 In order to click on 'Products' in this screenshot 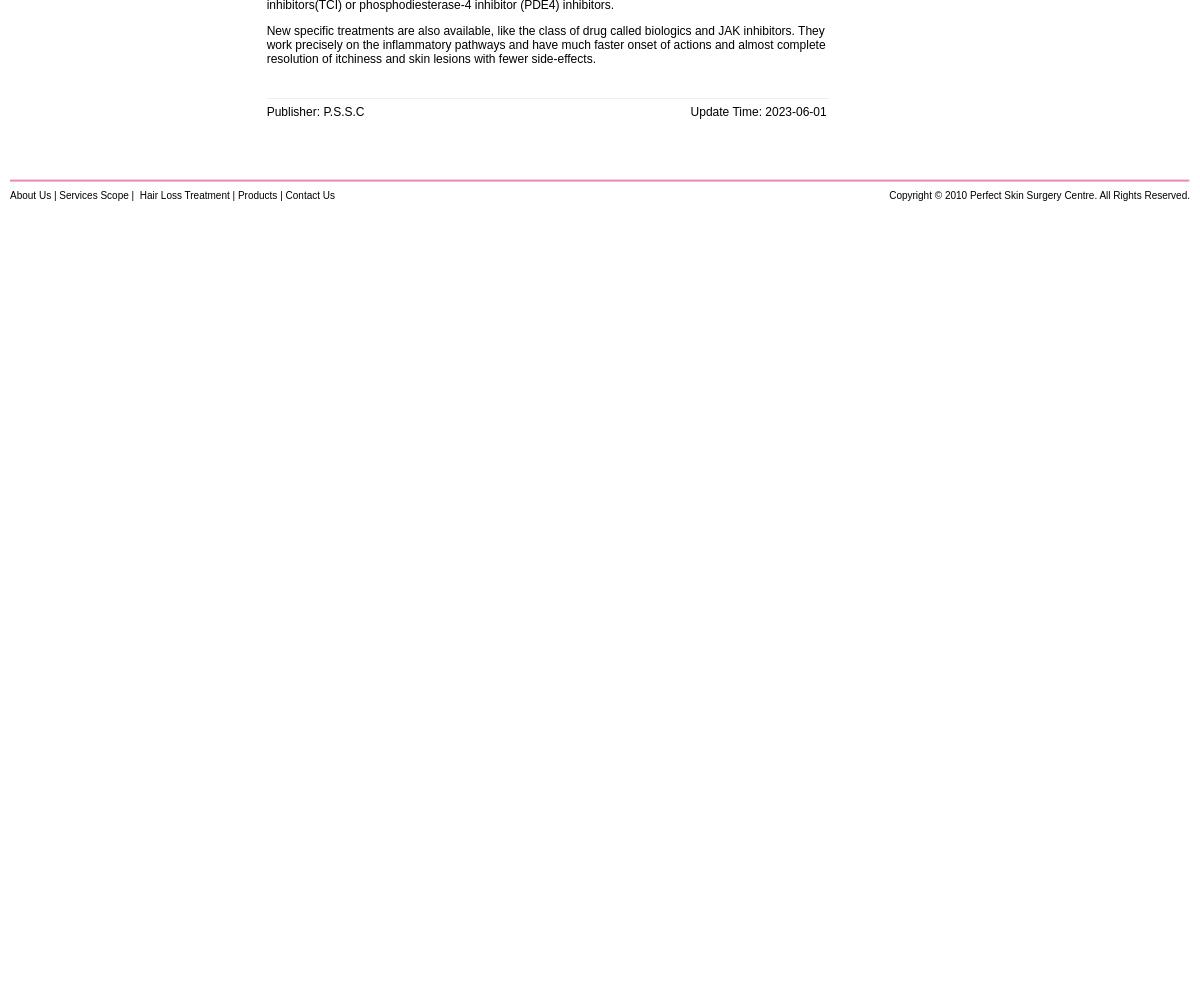, I will do `click(236, 194)`.